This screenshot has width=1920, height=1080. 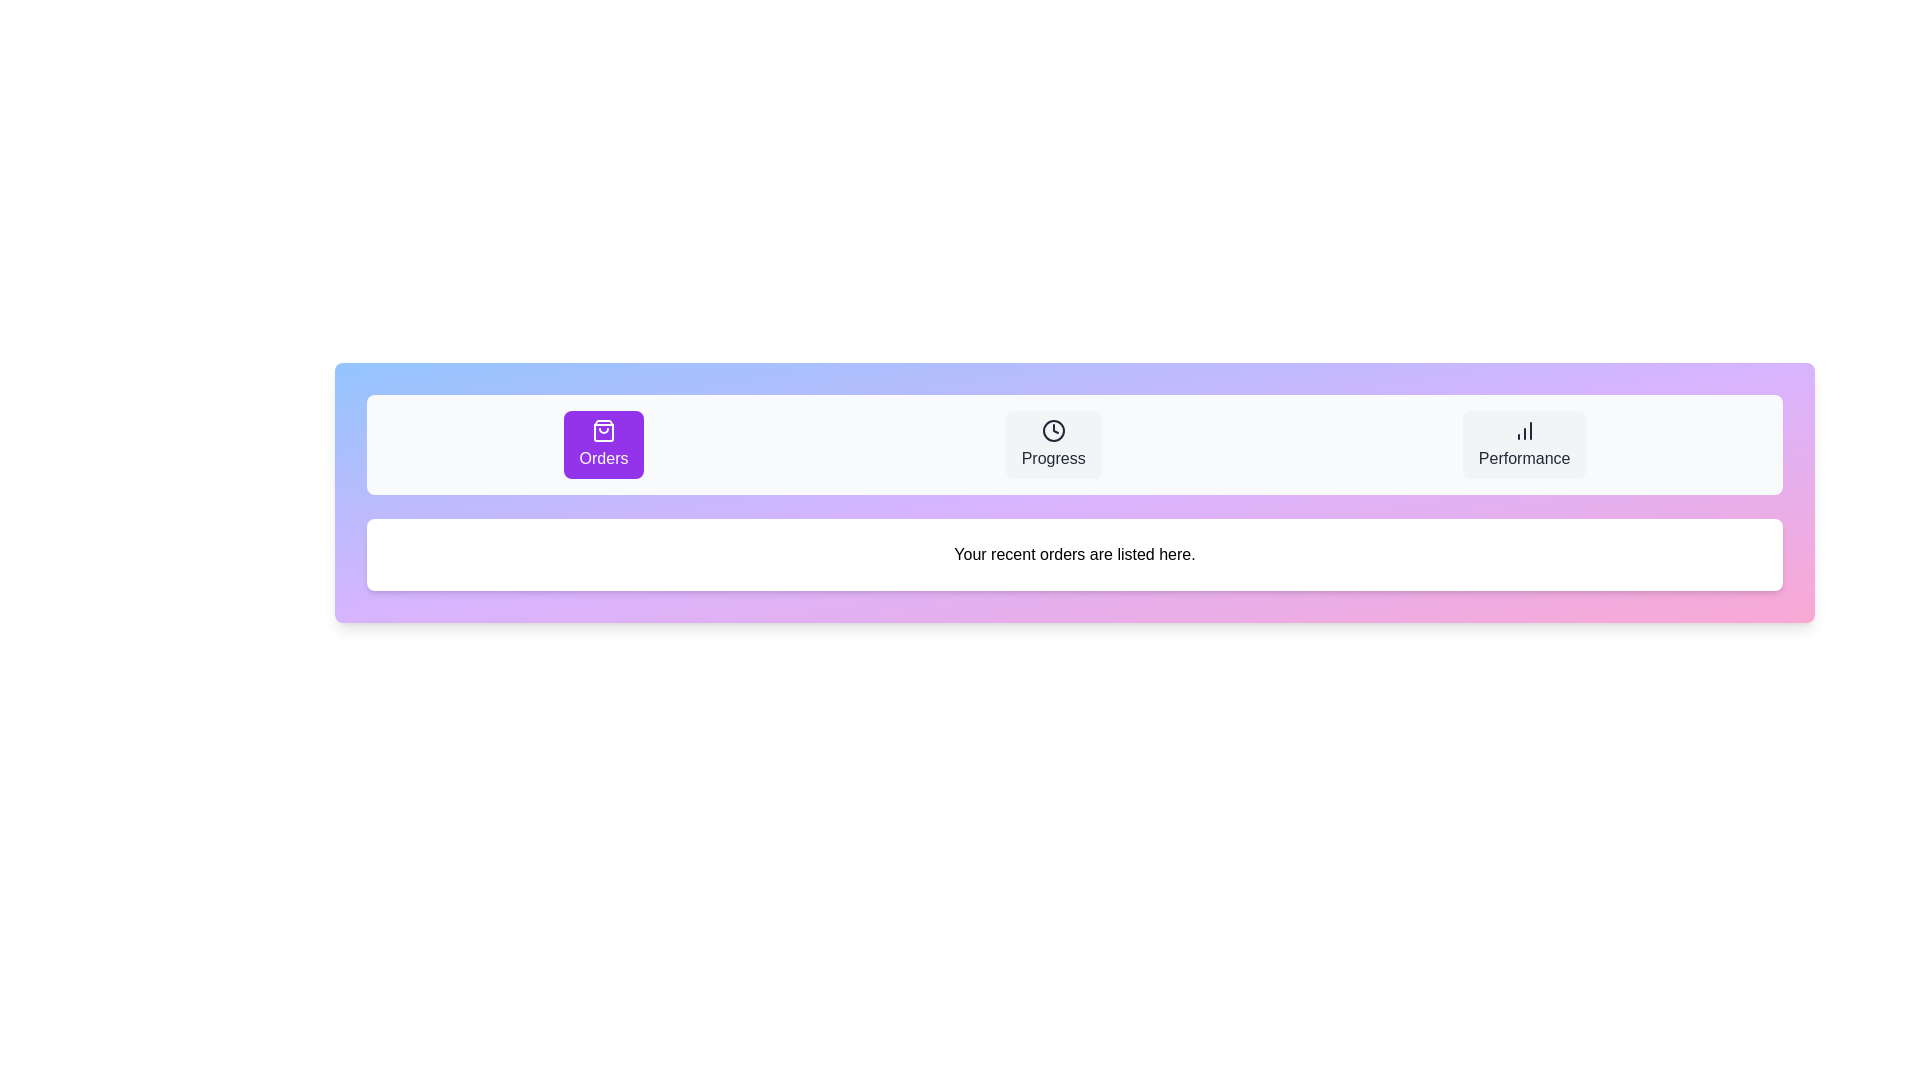 What do you see at coordinates (1523, 443) in the screenshot?
I see `the button labeled 'Performance' with an icon of growing vertical bars` at bounding box center [1523, 443].